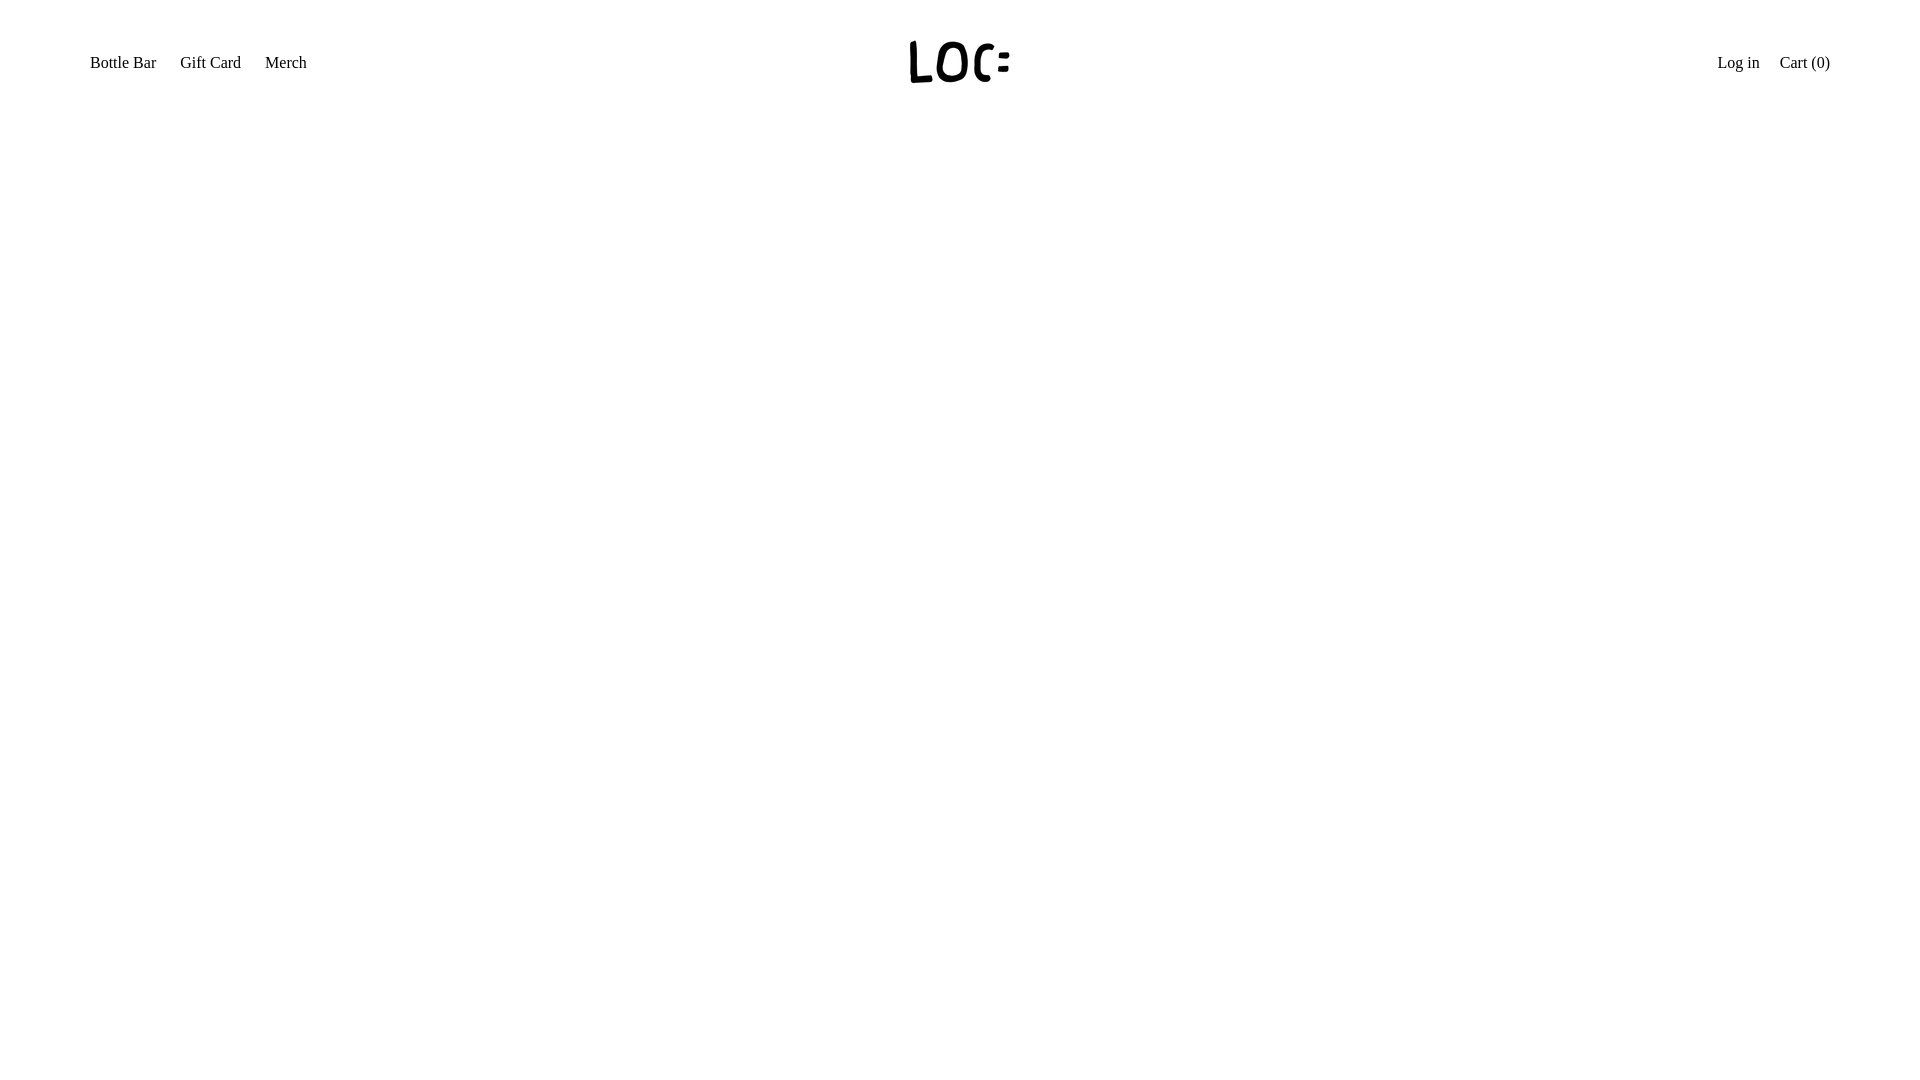 Image resolution: width=1920 pixels, height=1080 pixels. I want to click on 'Cart (0)', so click(1804, 64).